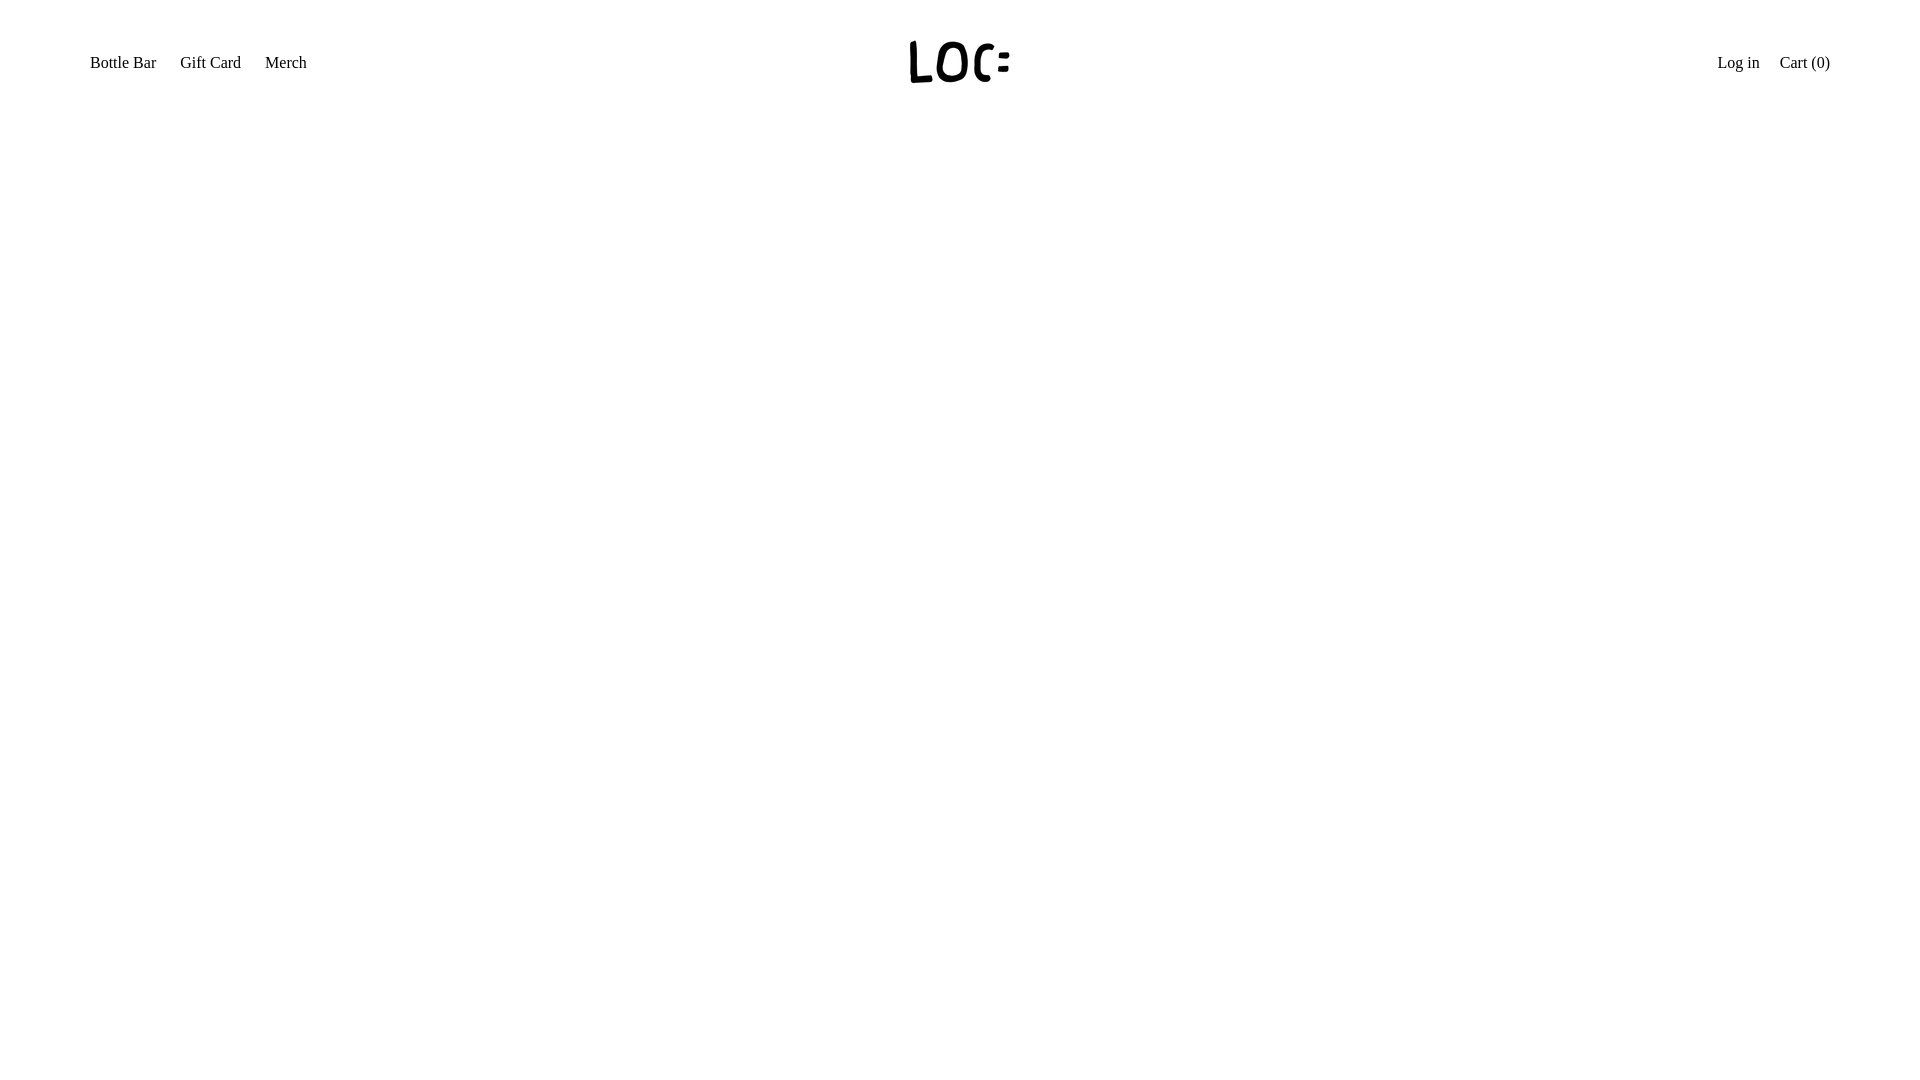 Image resolution: width=1920 pixels, height=1080 pixels. I want to click on 'Cart (0)', so click(1804, 64).